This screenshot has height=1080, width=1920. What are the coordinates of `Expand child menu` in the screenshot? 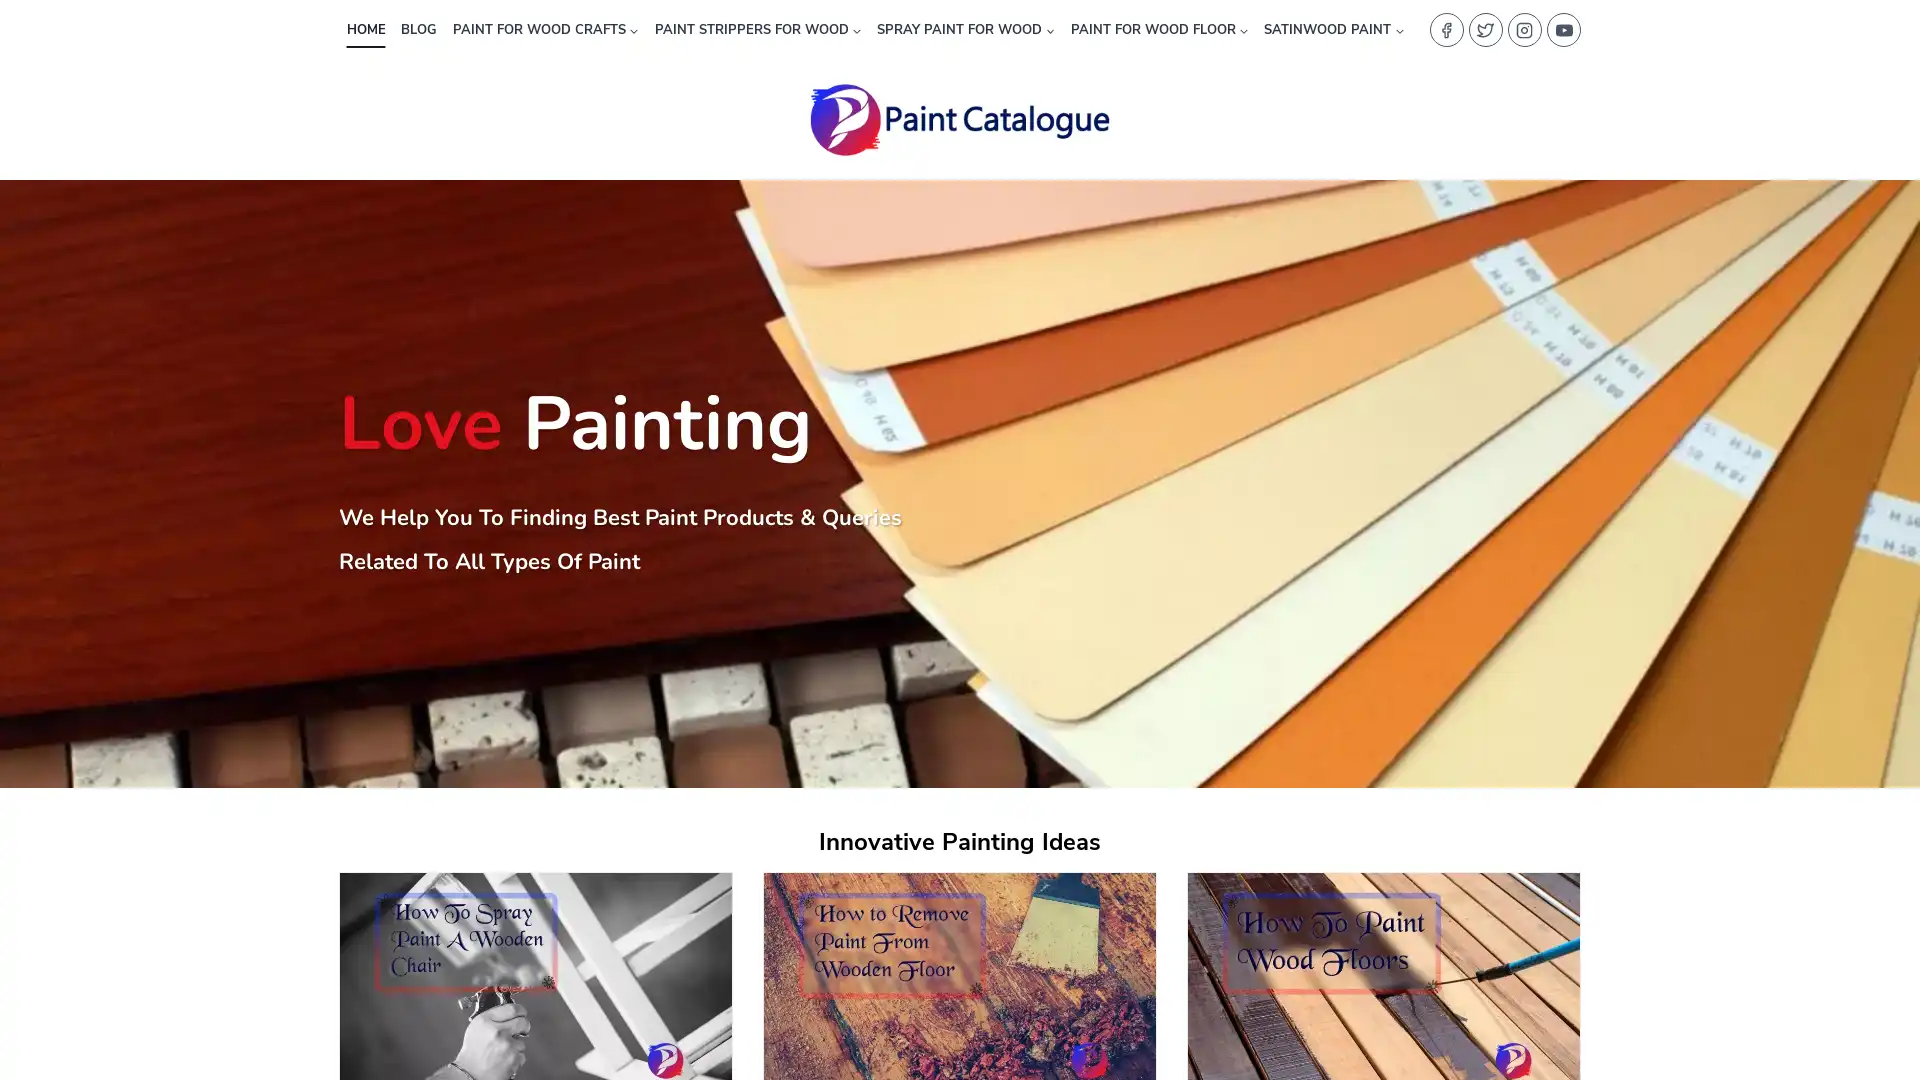 It's located at (965, 29).